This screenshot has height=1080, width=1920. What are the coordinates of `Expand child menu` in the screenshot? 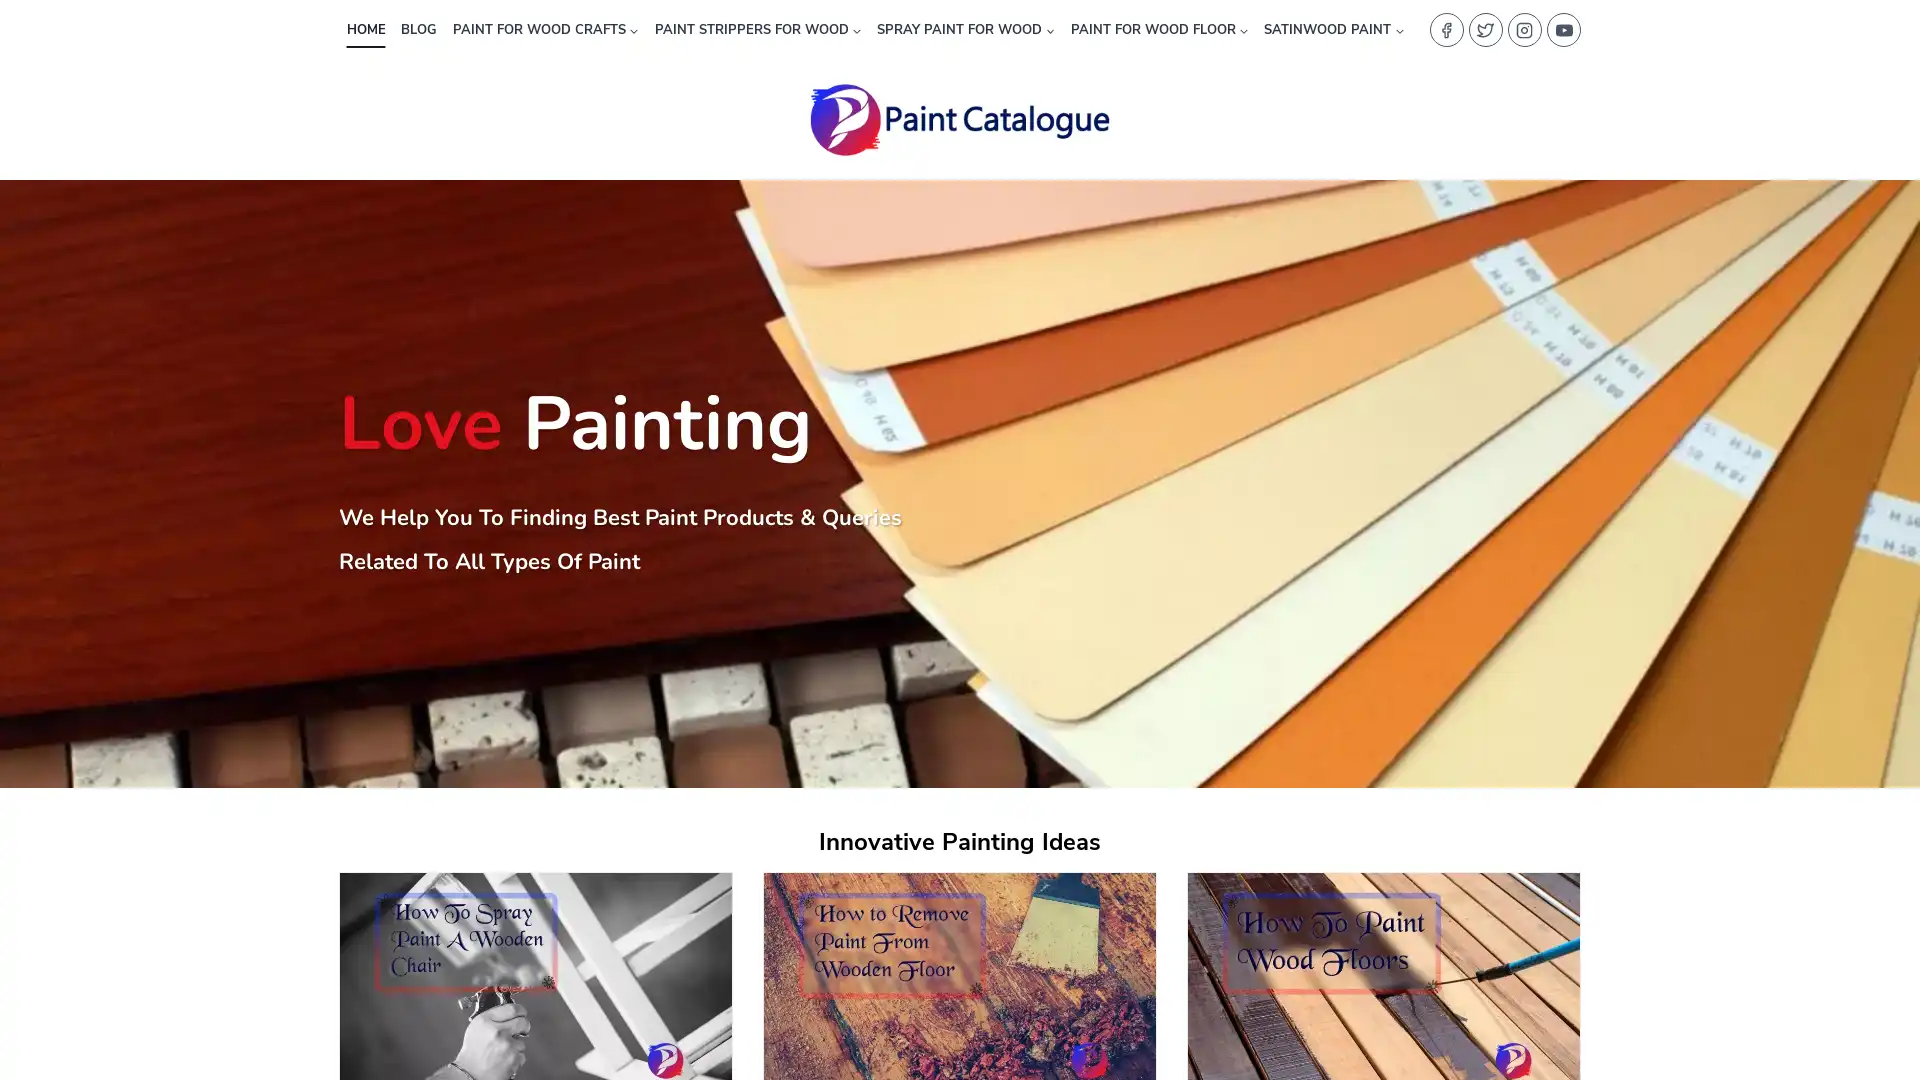 It's located at (965, 29).